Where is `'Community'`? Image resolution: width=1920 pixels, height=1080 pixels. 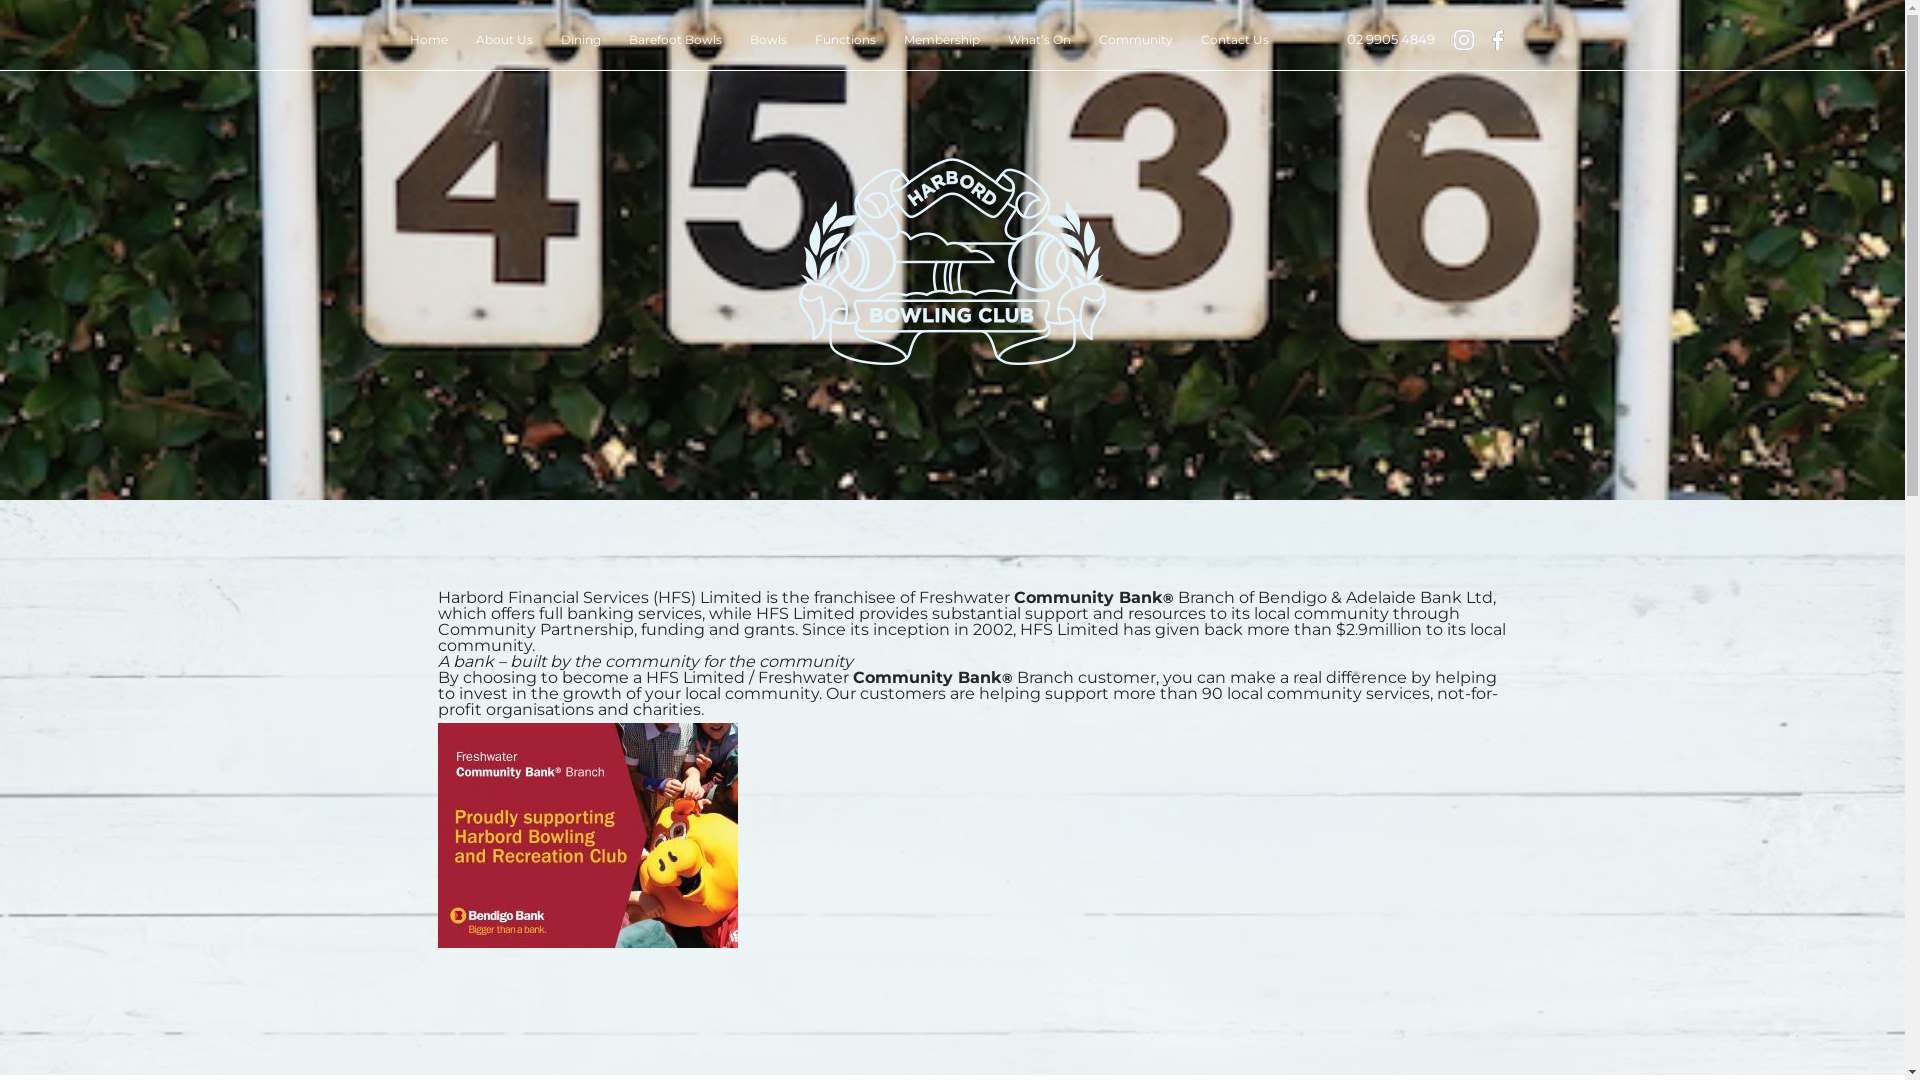 'Community' is located at coordinates (1134, 39).